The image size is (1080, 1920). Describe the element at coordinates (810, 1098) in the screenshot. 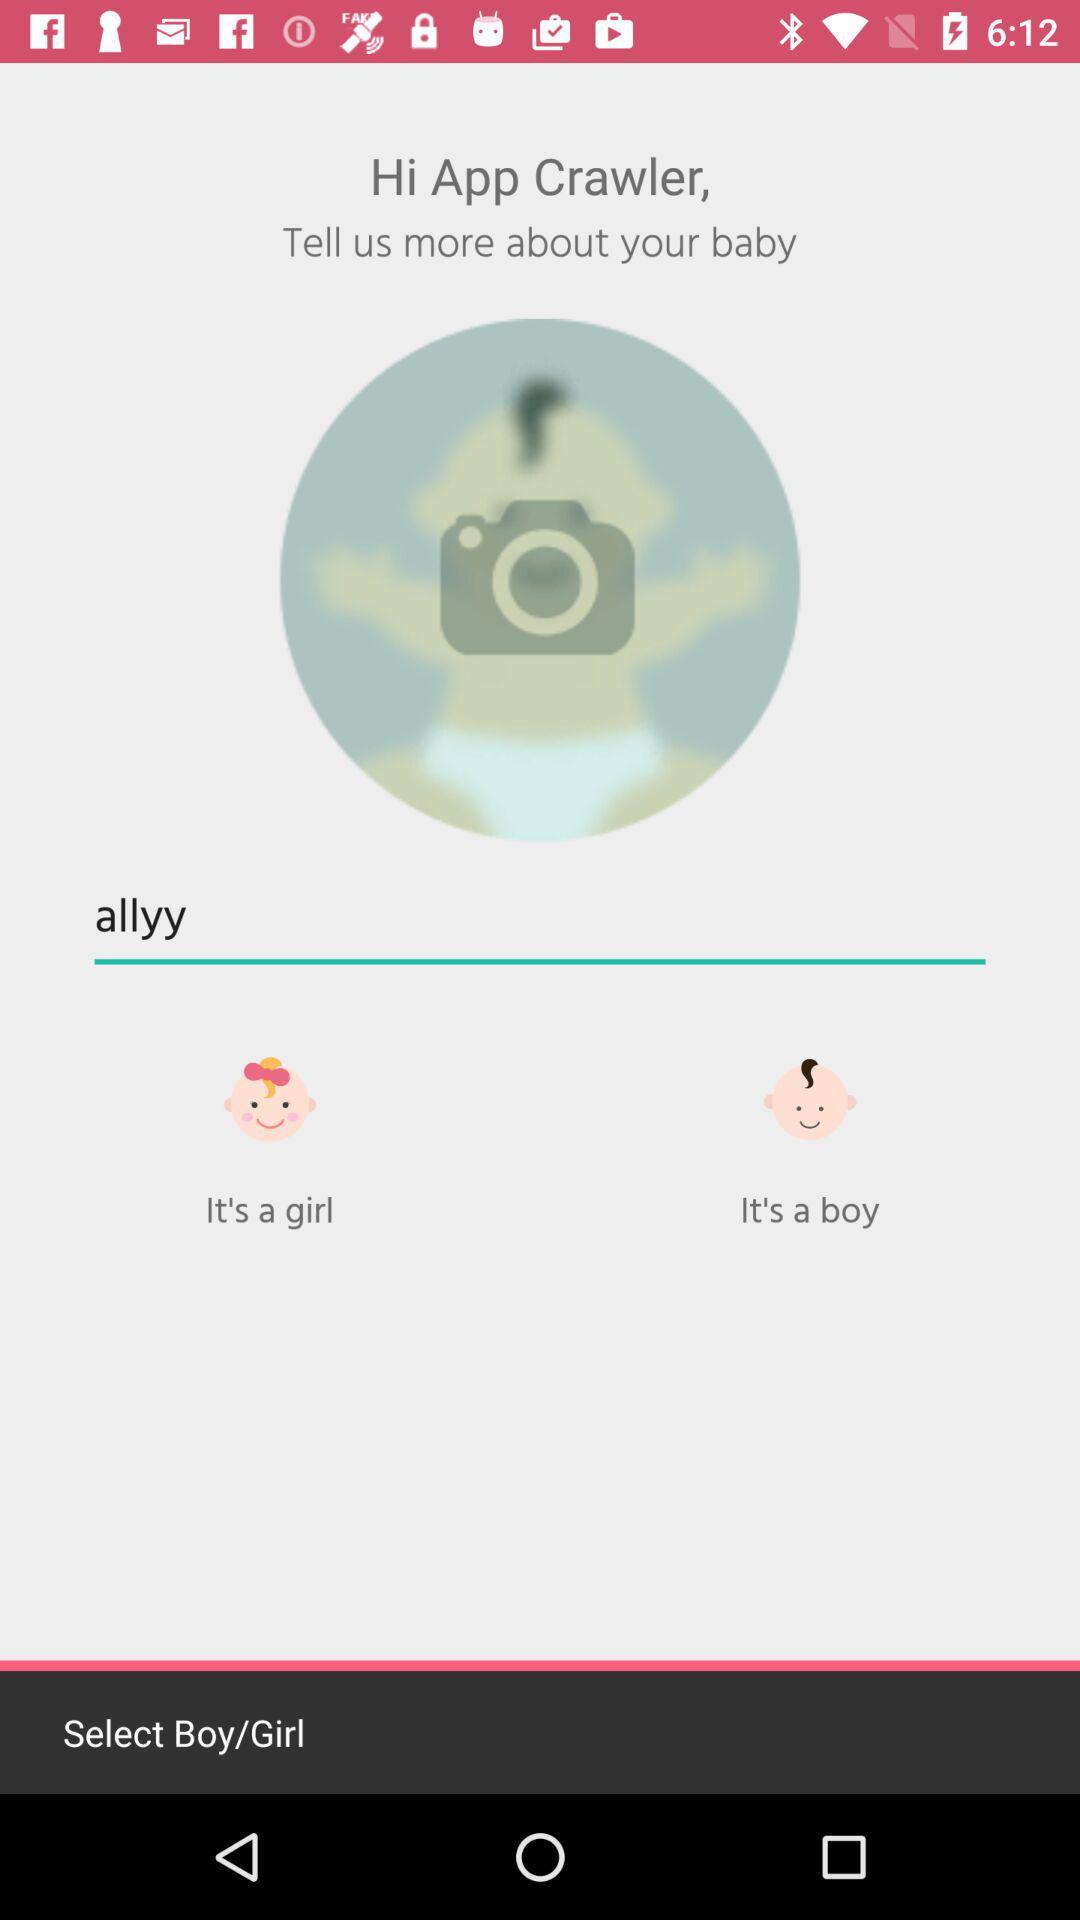

I see `the more icon` at that location.